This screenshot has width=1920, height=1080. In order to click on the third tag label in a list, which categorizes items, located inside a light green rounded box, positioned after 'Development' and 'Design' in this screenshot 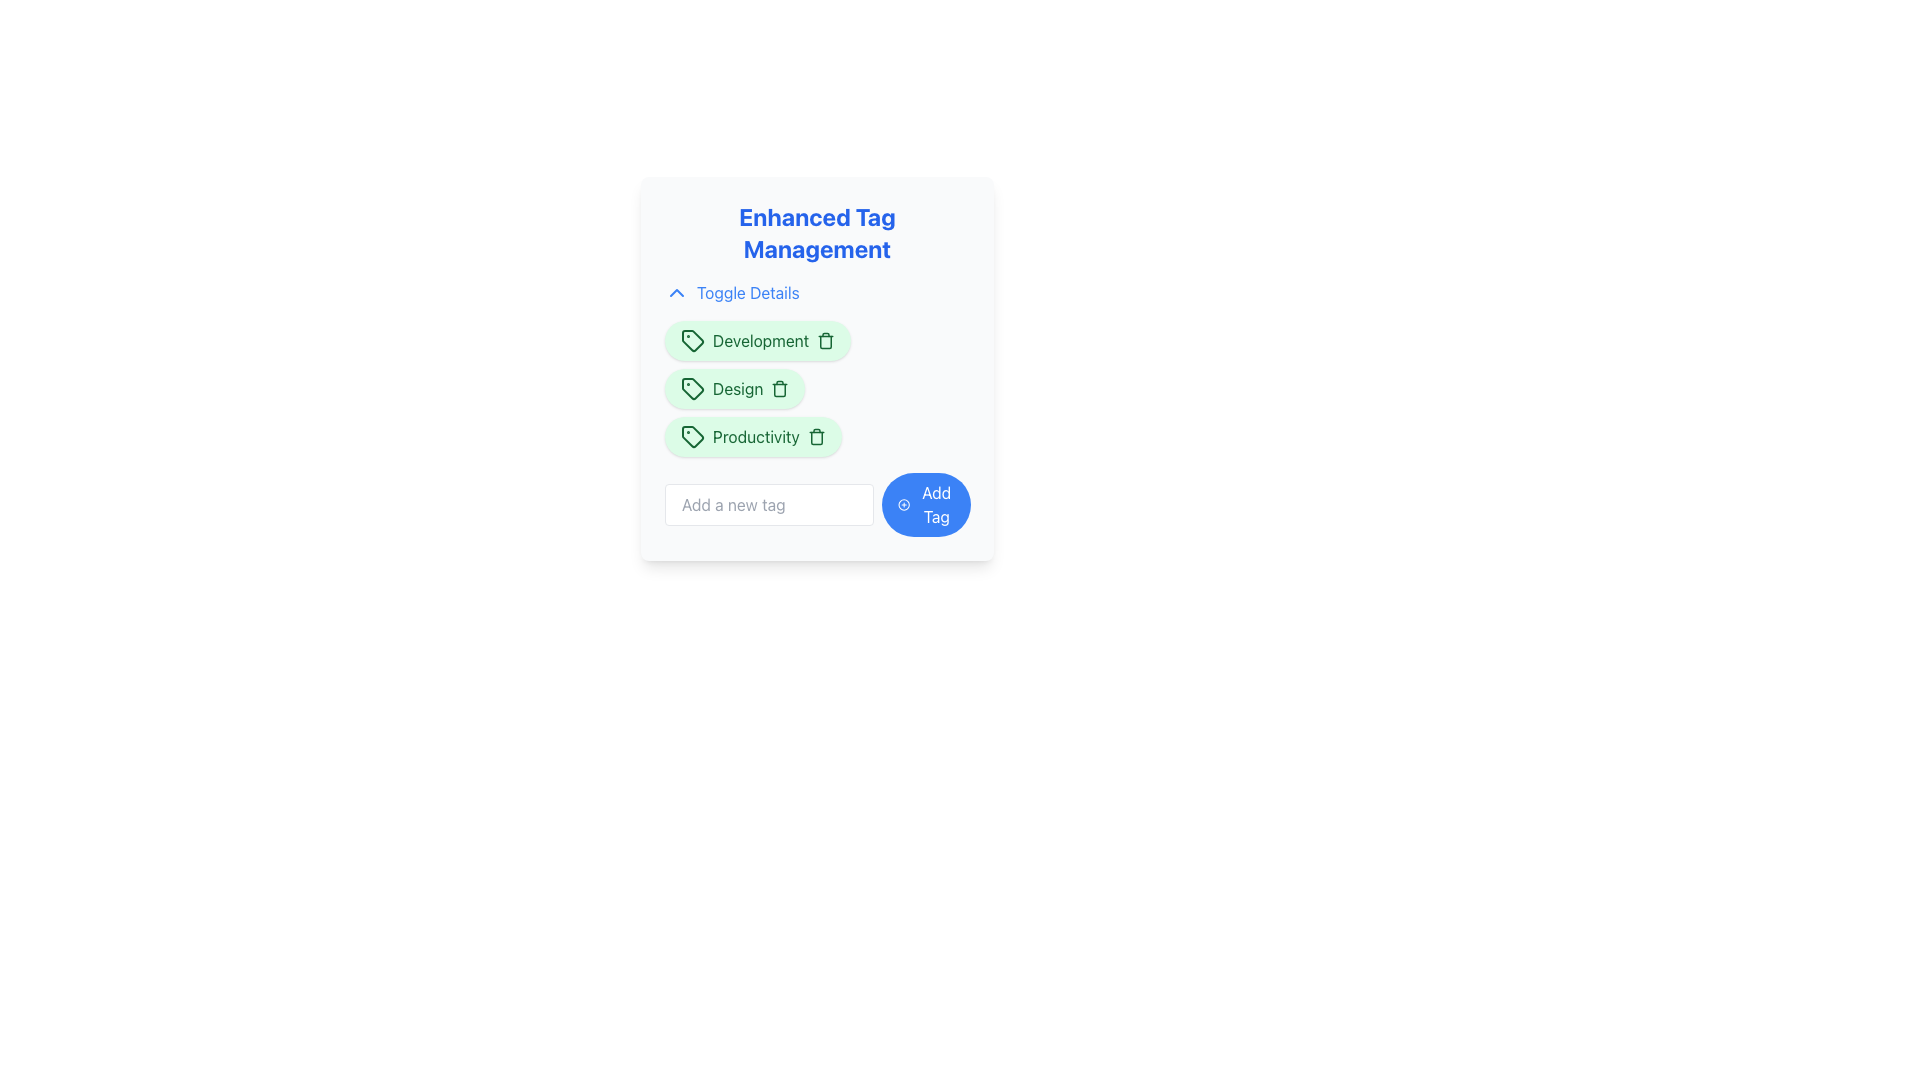, I will do `click(755, 435)`.